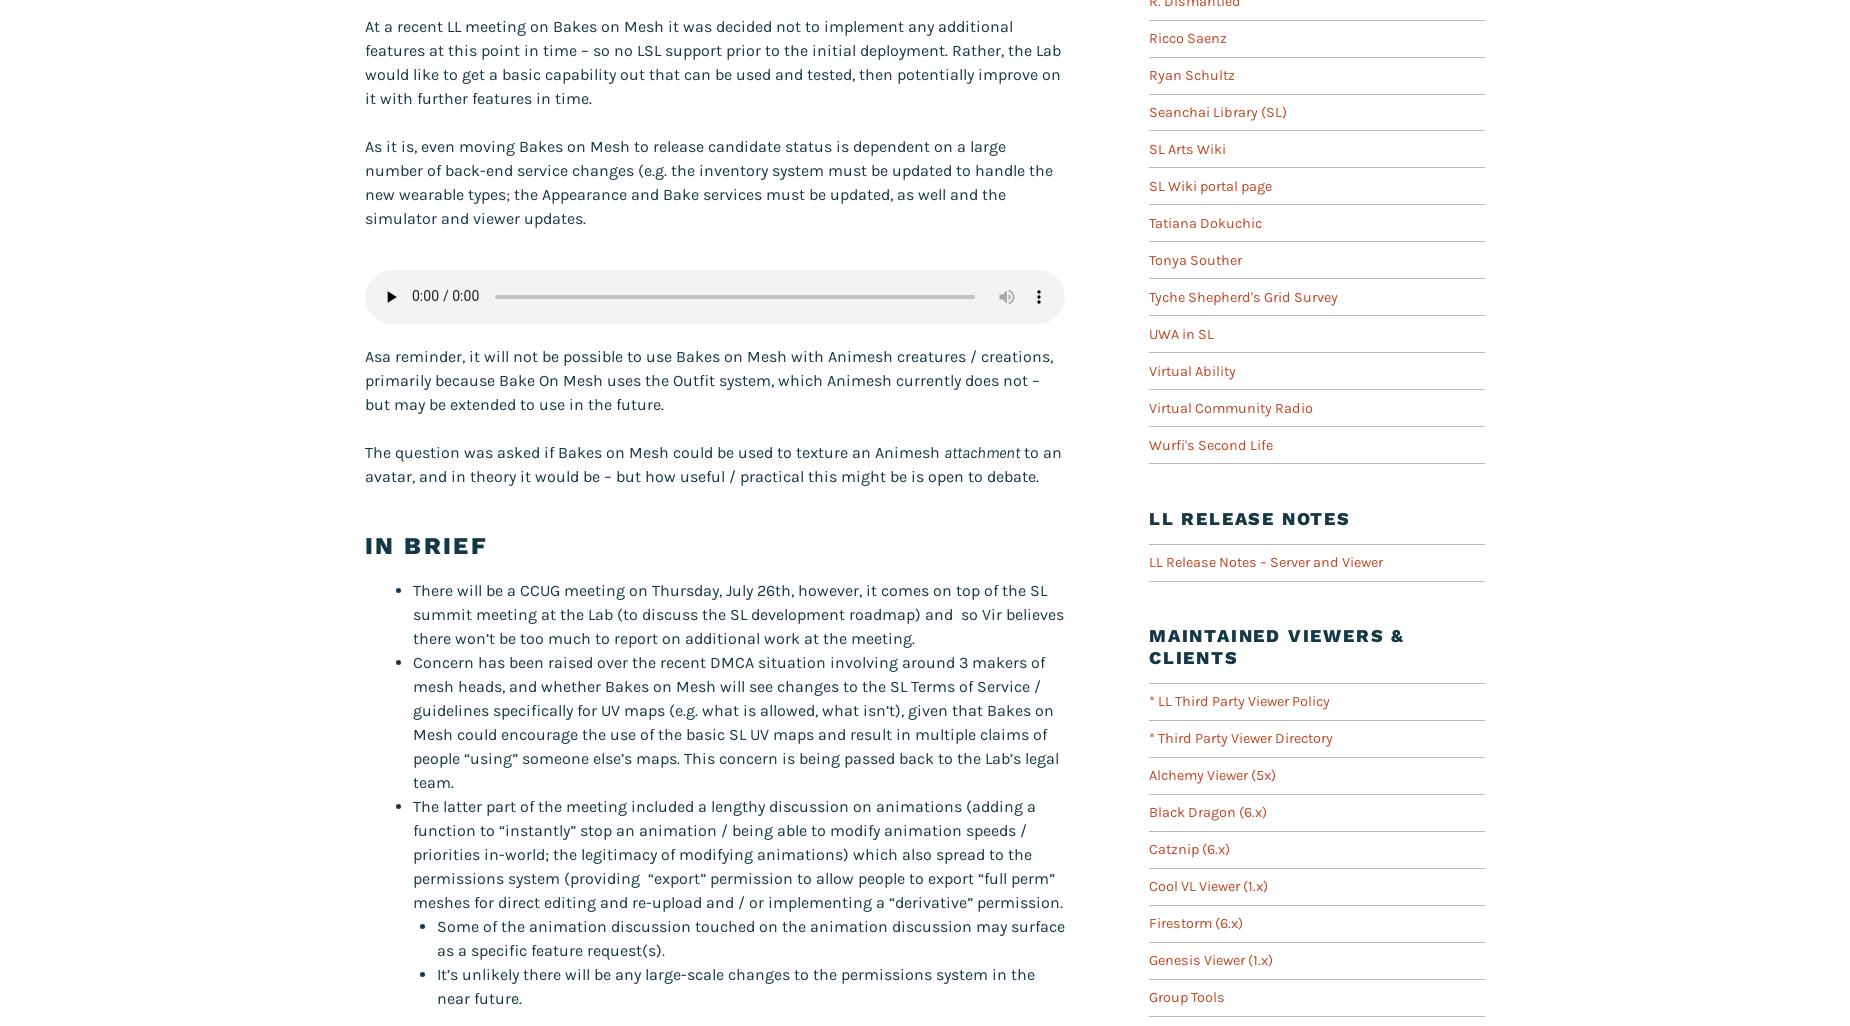 The height and width of the screenshot is (1026, 1850). Describe the element at coordinates (1188, 849) in the screenshot. I see `'Catznip (6.x)'` at that location.